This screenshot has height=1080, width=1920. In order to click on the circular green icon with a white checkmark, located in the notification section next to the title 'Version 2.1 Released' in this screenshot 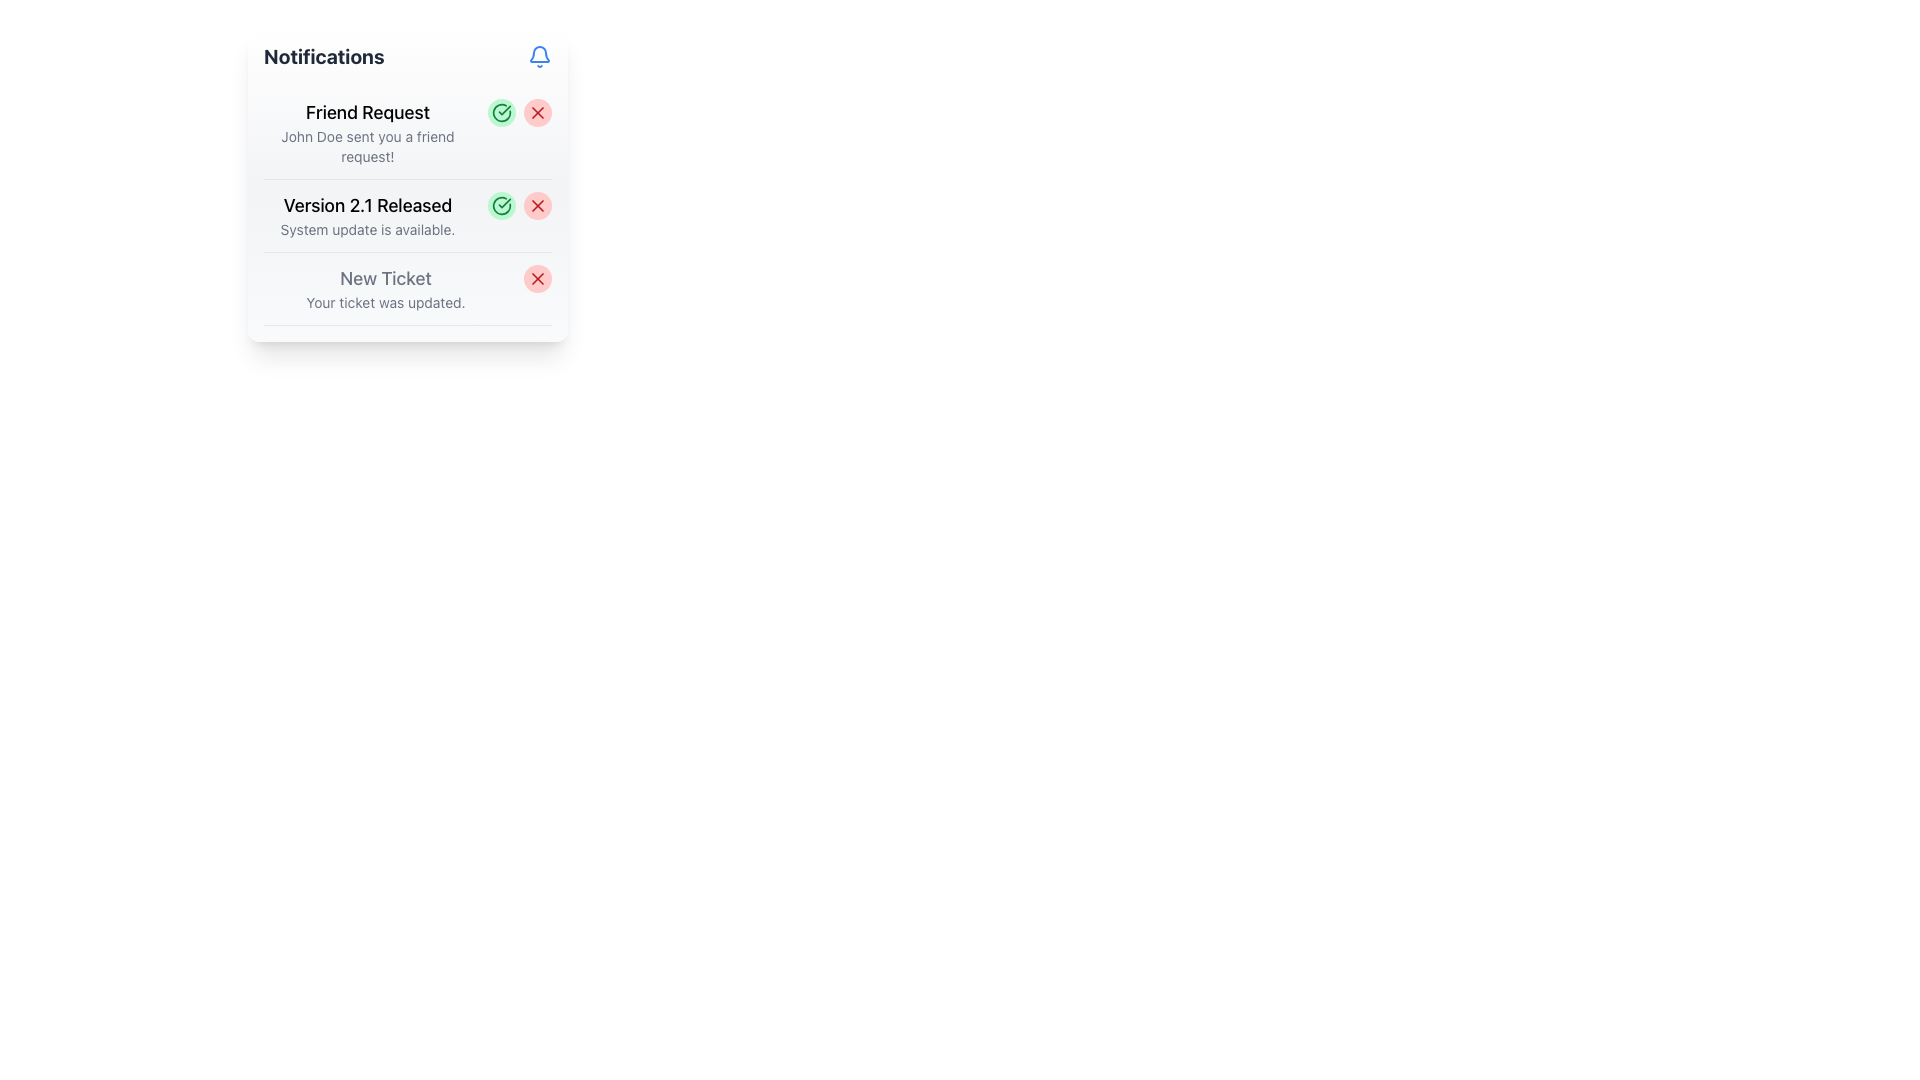, I will do `click(502, 205)`.